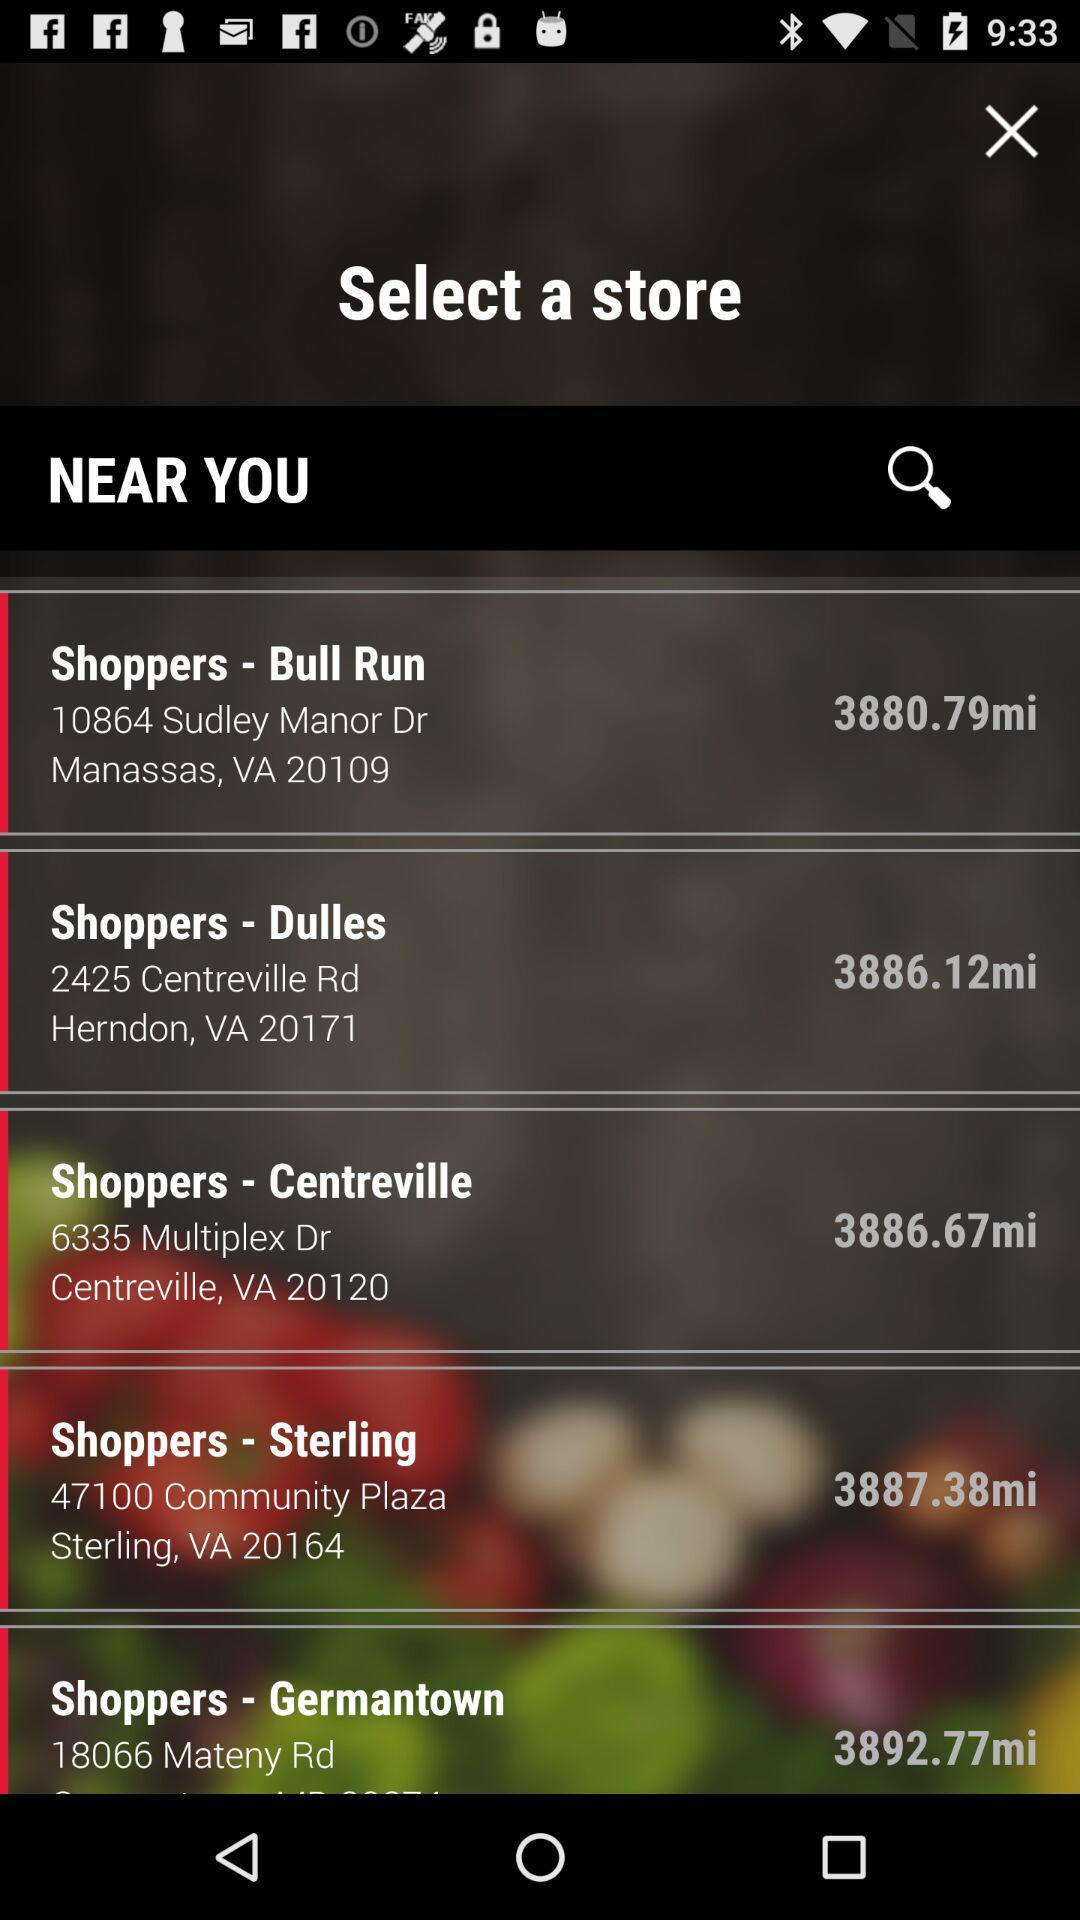  What do you see at coordinates (440, 1494) in the screenshot?
I see `item below the shoppers - sterling  item` at bounding box center [440, 1494].